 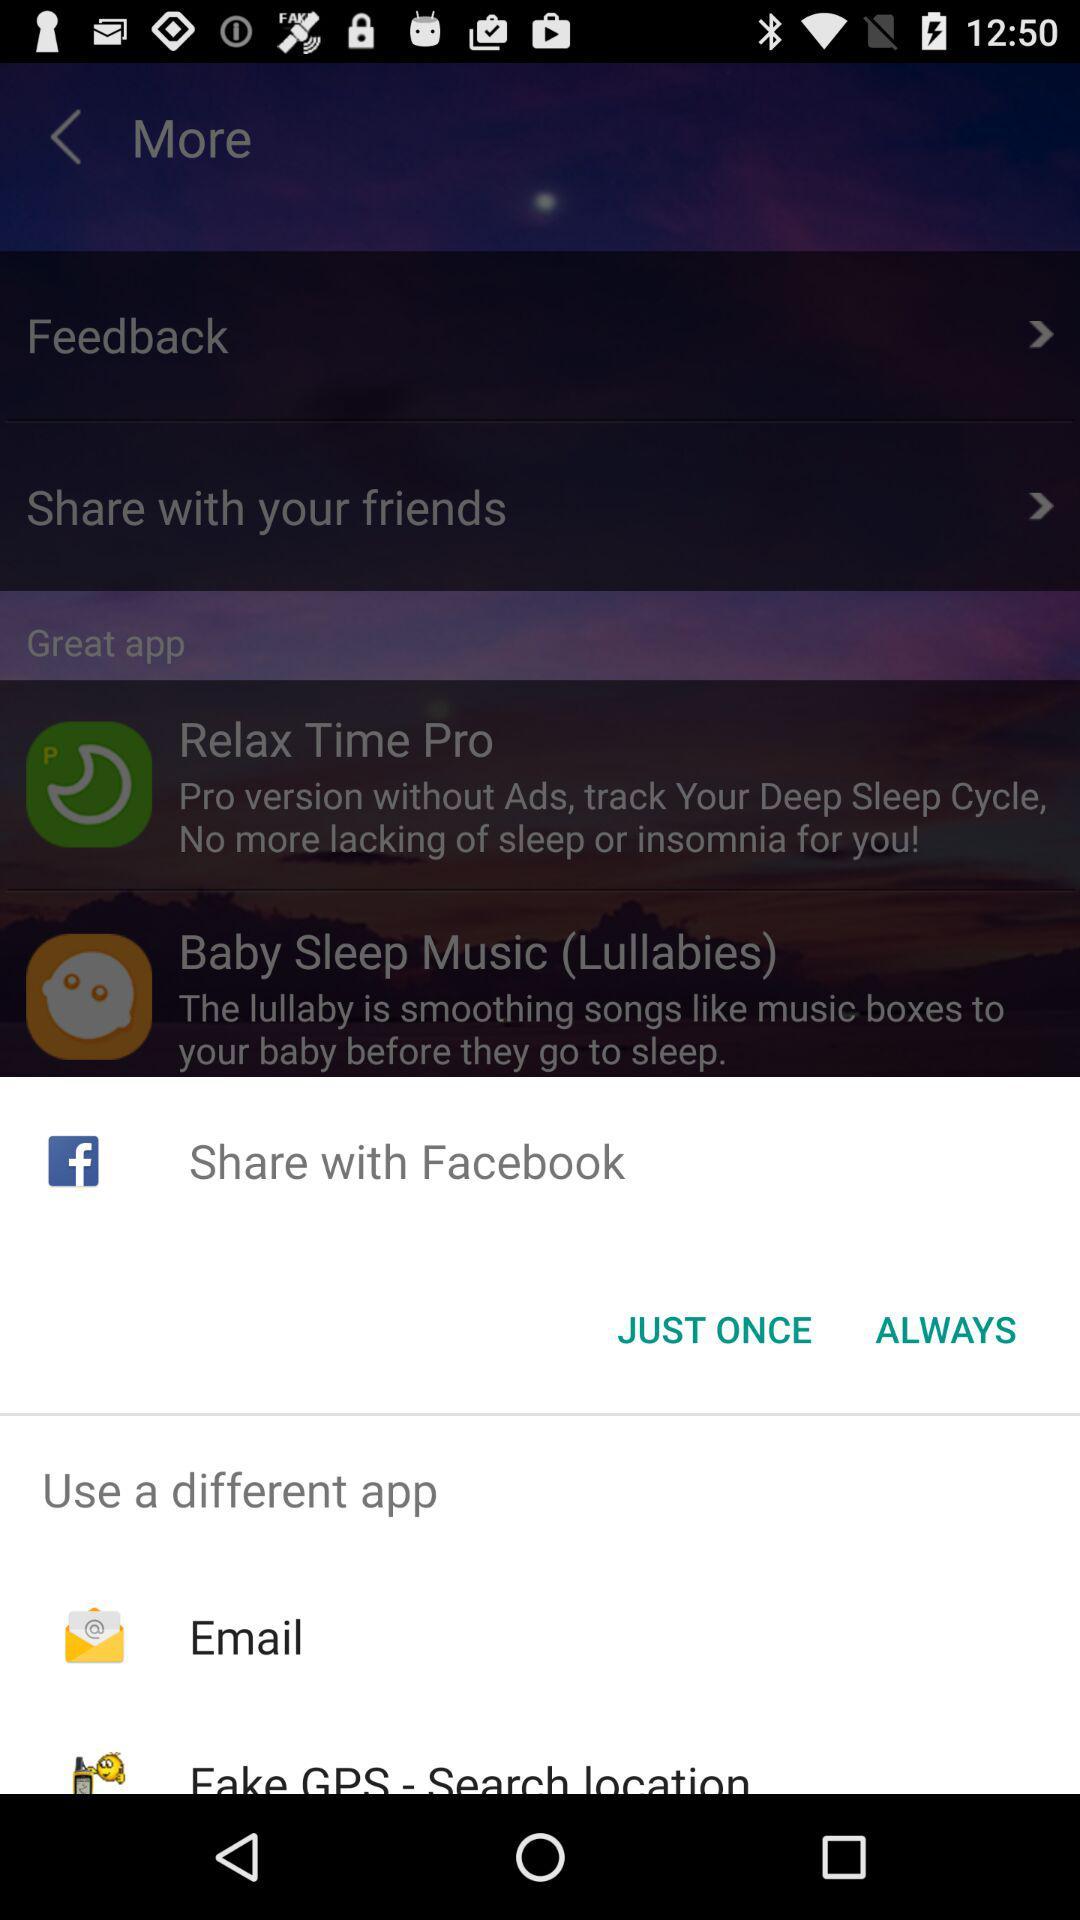 What do you see at coordinates (945, 1329) in the screenshot?
I see `button next to the just once item` at bounding box center [945, 1329].